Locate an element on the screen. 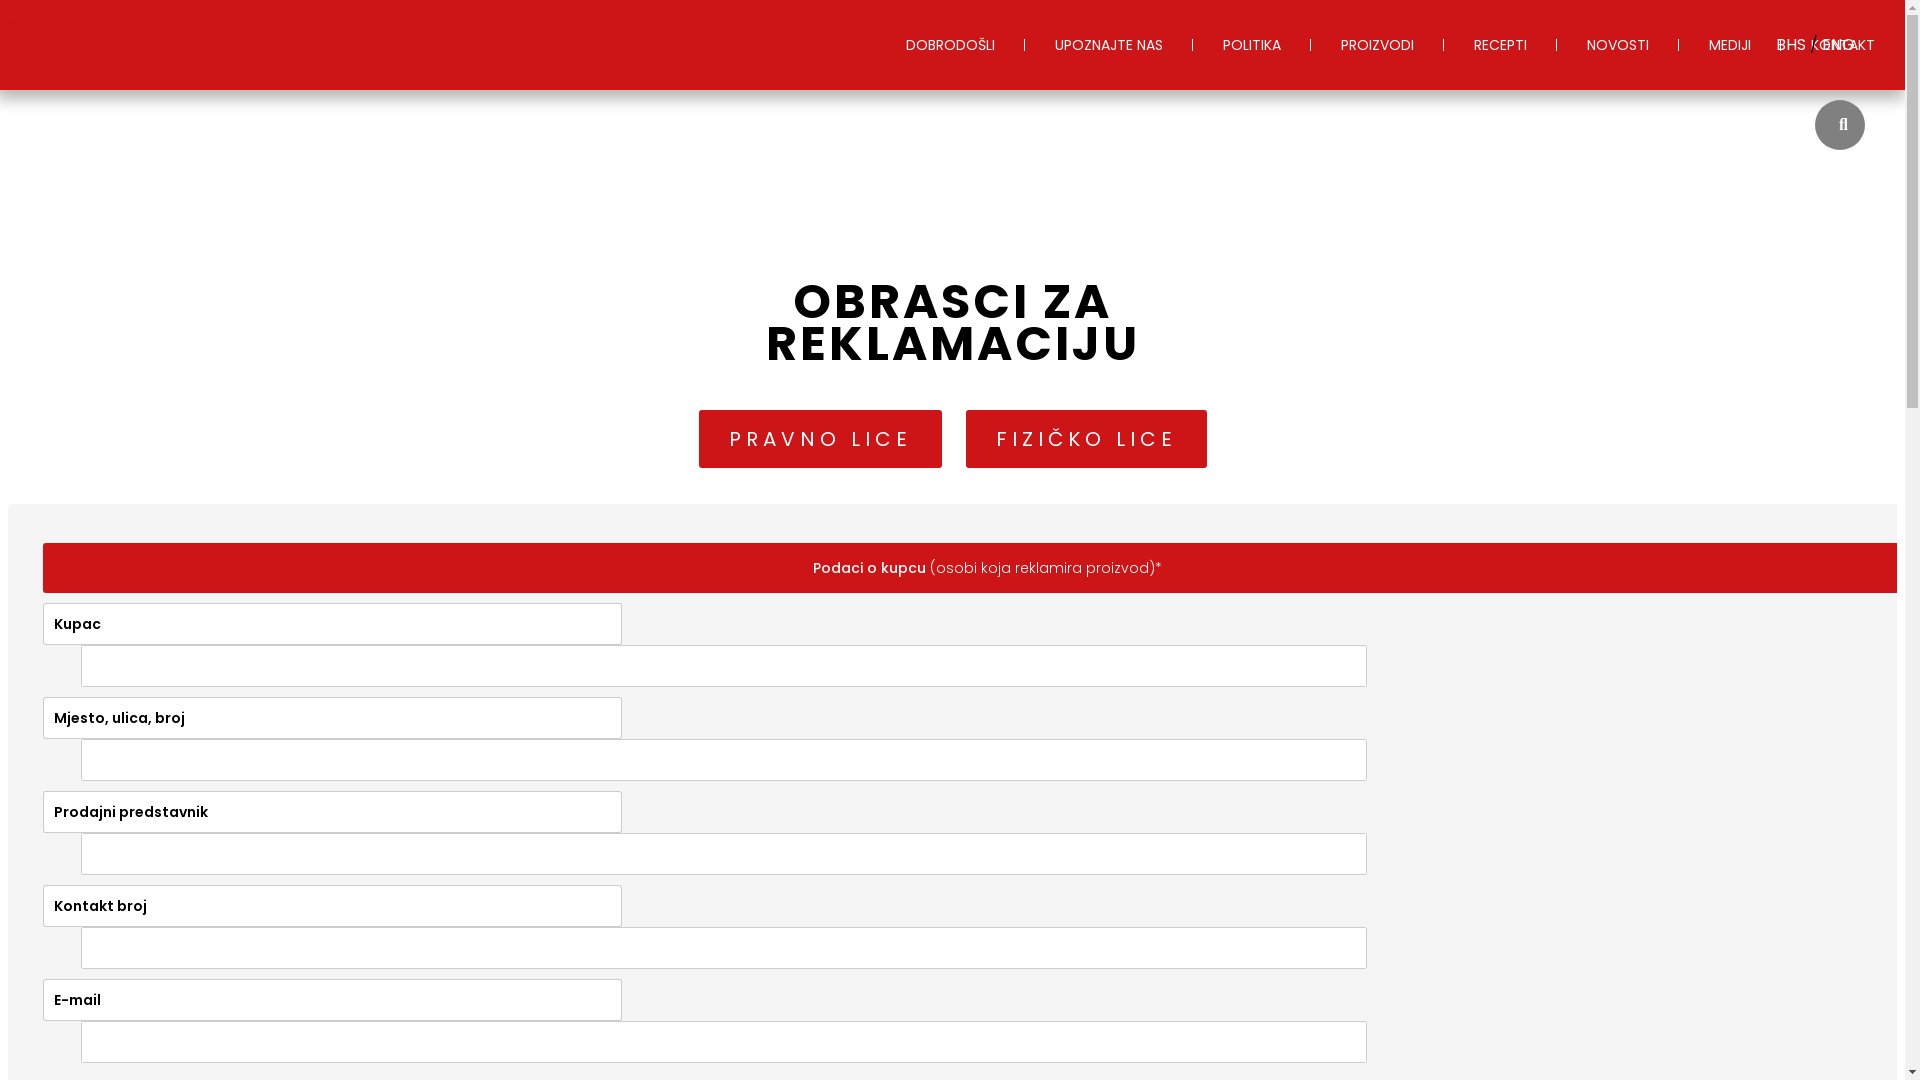 The height and width of the screenshot is (1080, 1920). 'BHS' is located at coordinates (1793, 44).